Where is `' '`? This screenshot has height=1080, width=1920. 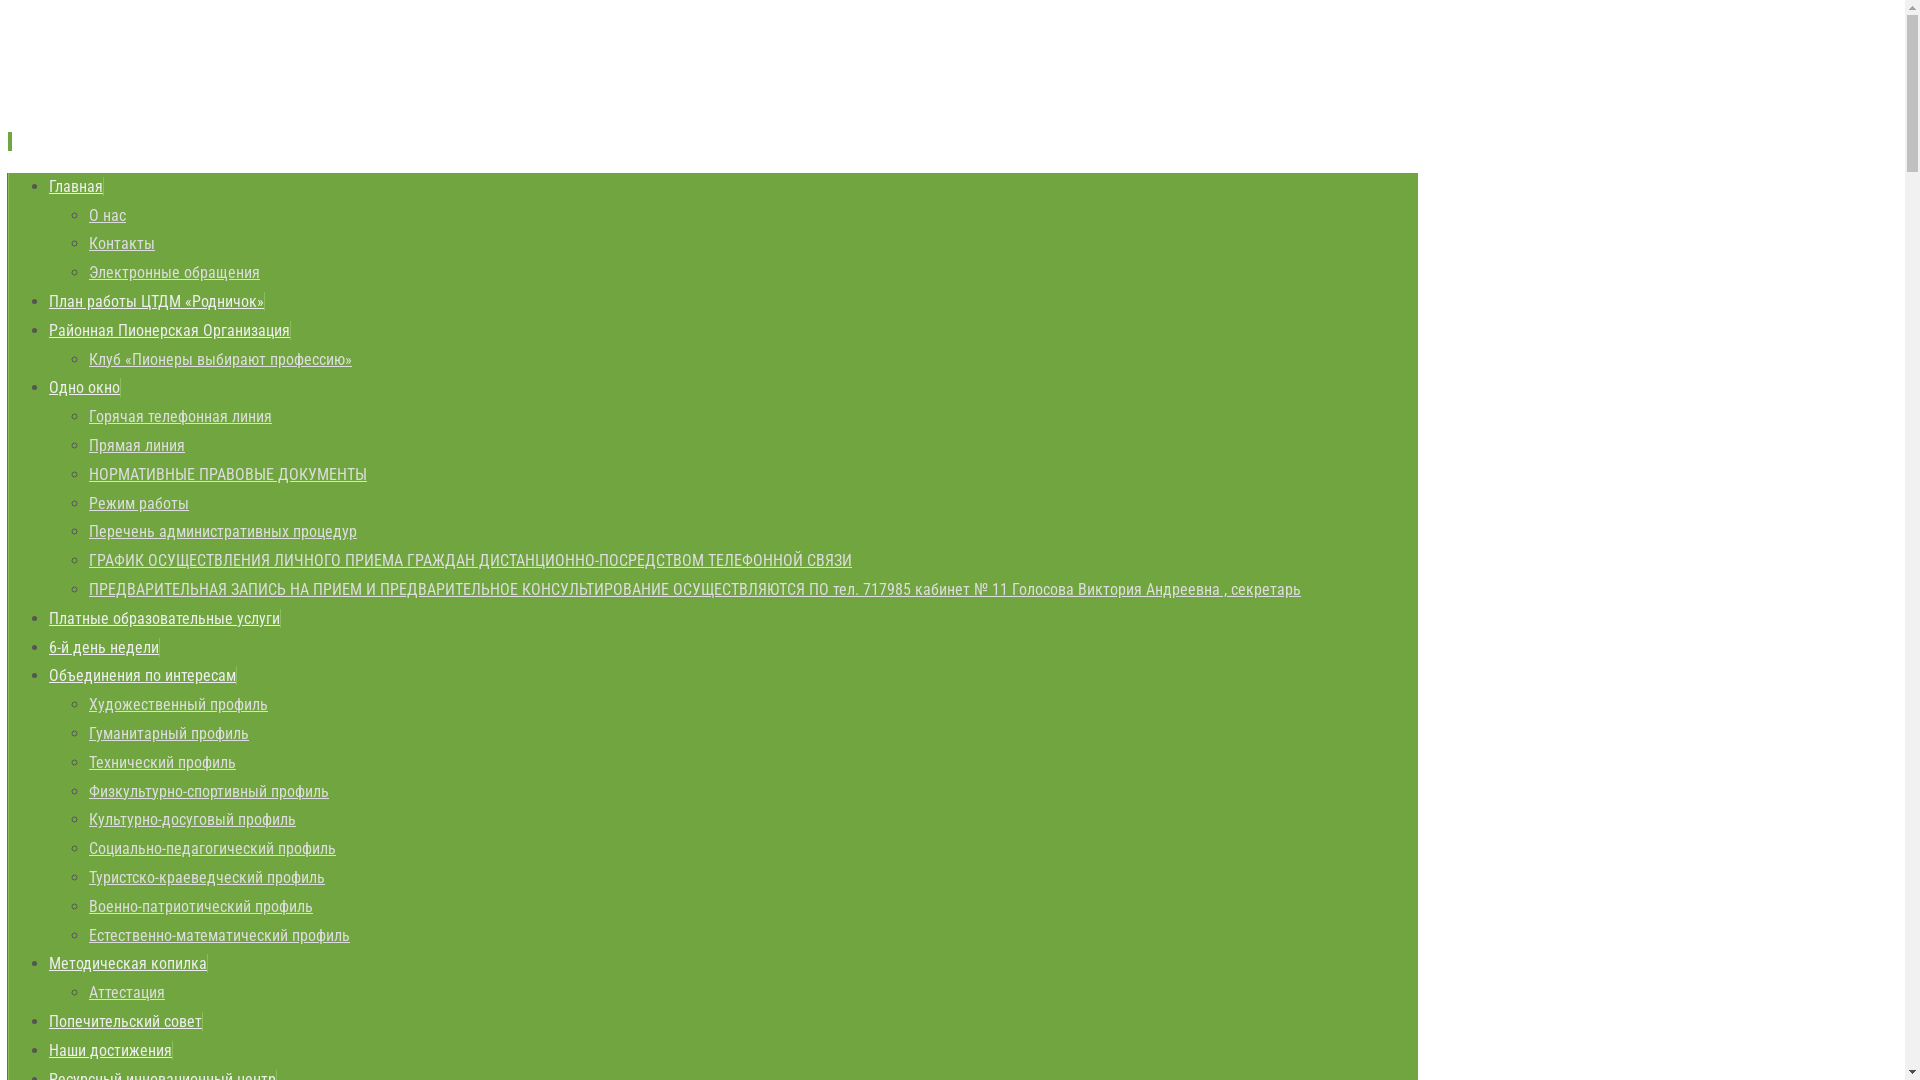 ' ' is located at coordinates (9, 140).